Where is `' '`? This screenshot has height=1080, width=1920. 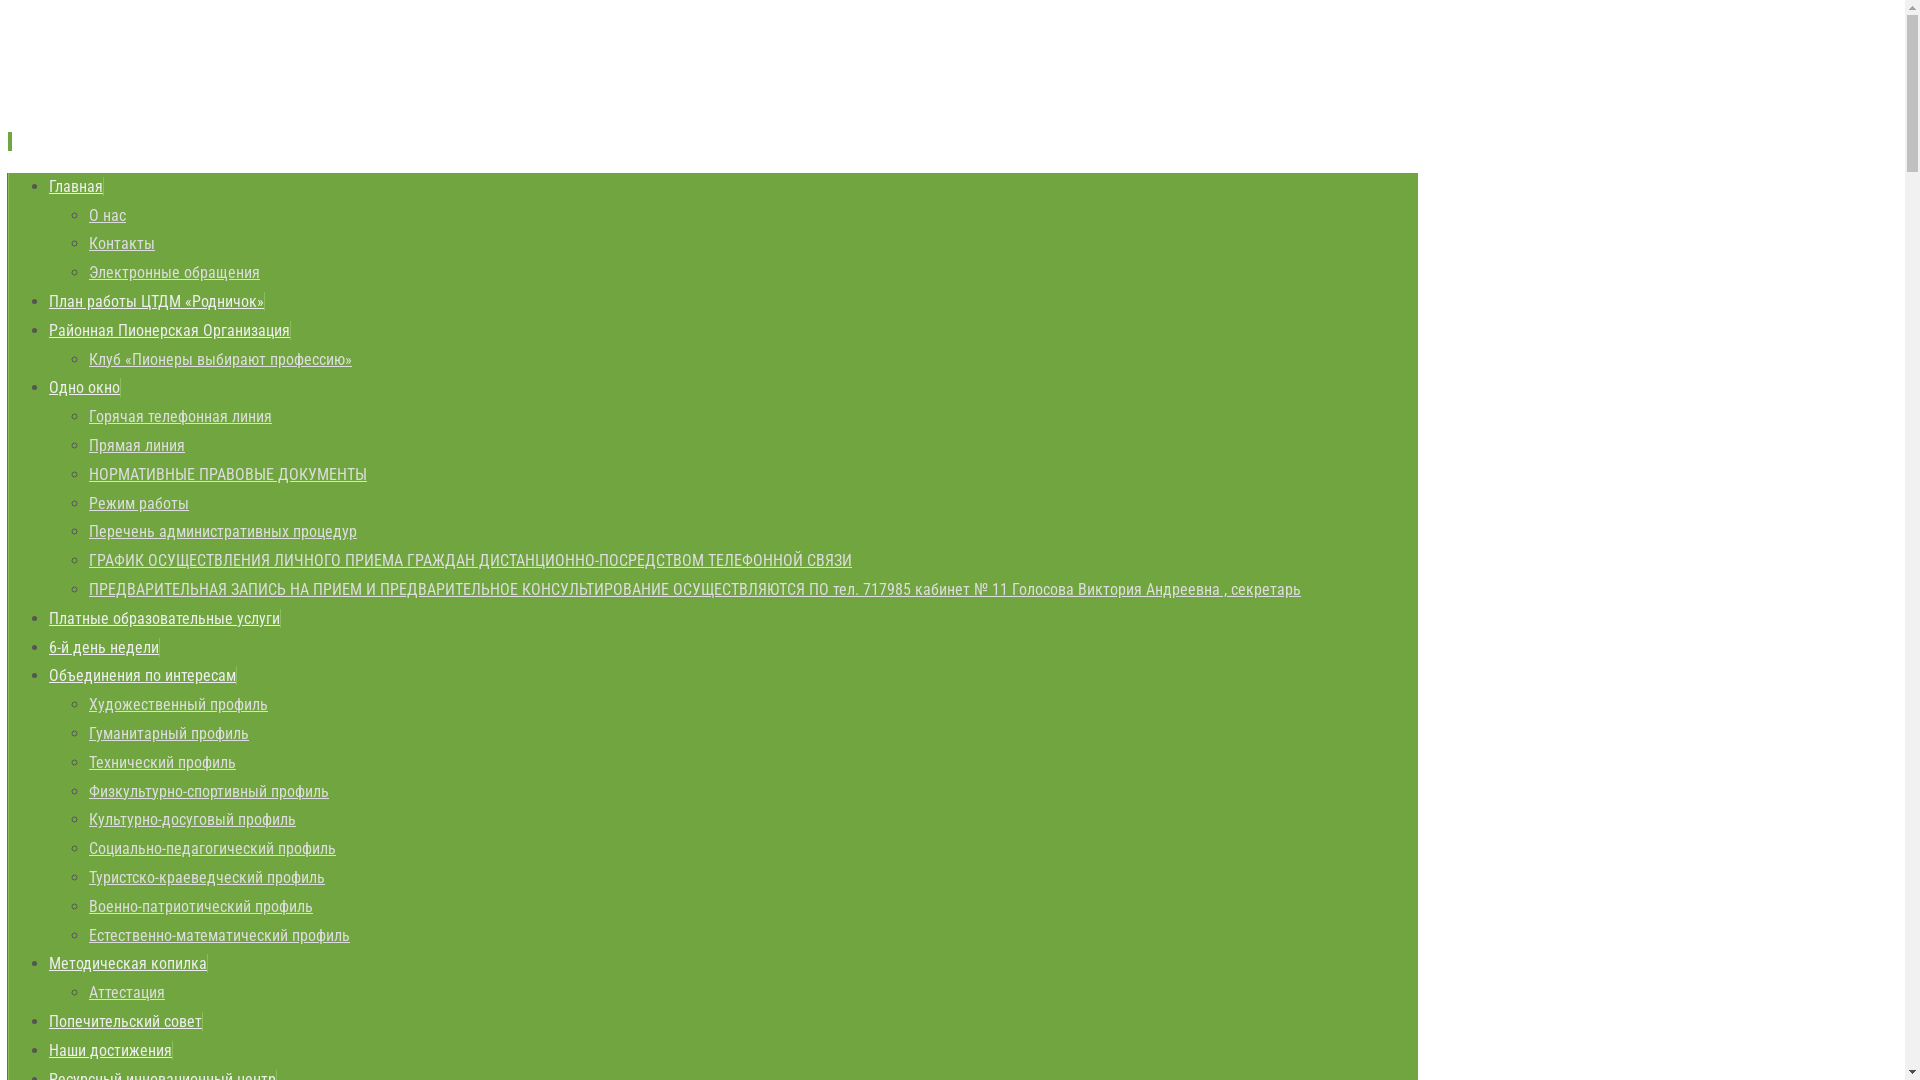 ' ' is located at coordinates (9, 140).